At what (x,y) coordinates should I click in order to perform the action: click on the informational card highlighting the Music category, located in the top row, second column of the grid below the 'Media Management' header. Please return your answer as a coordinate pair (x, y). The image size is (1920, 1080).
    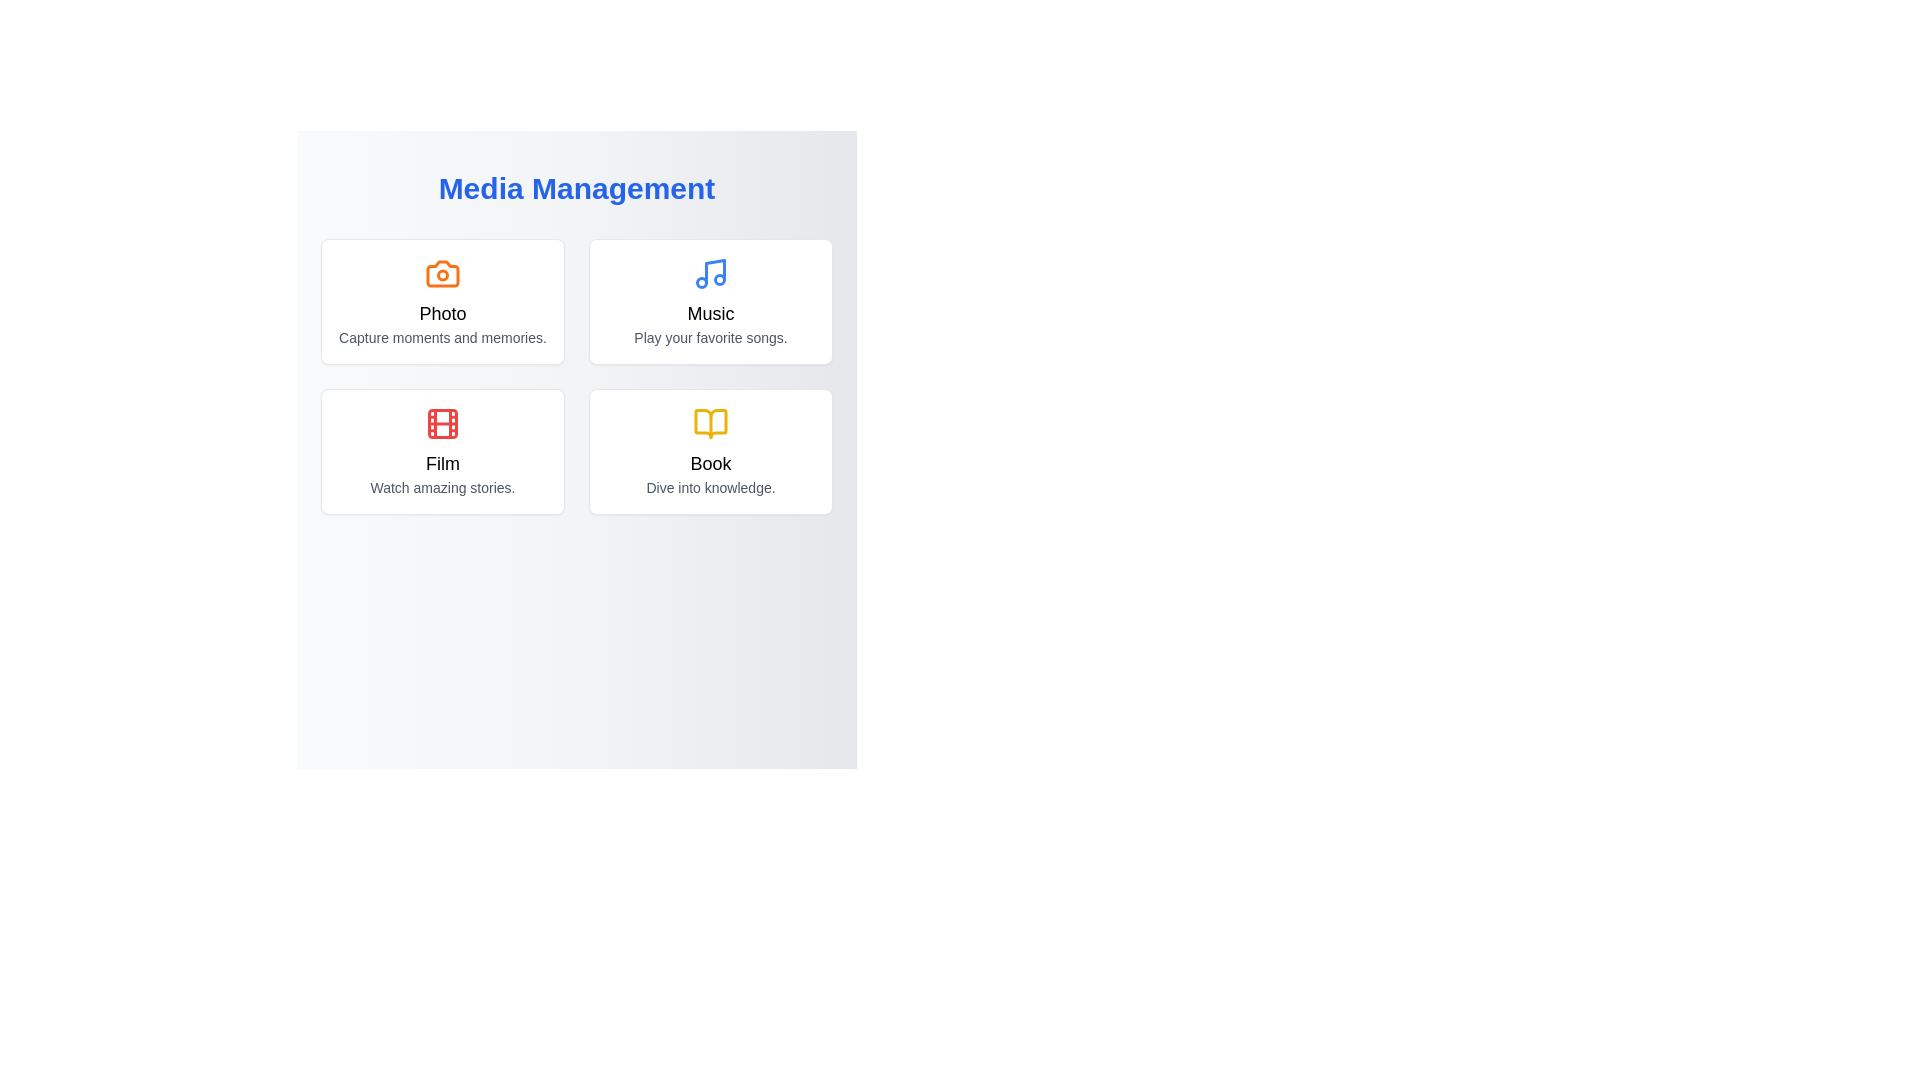
    Looking at the image, I should click on (710, 301).